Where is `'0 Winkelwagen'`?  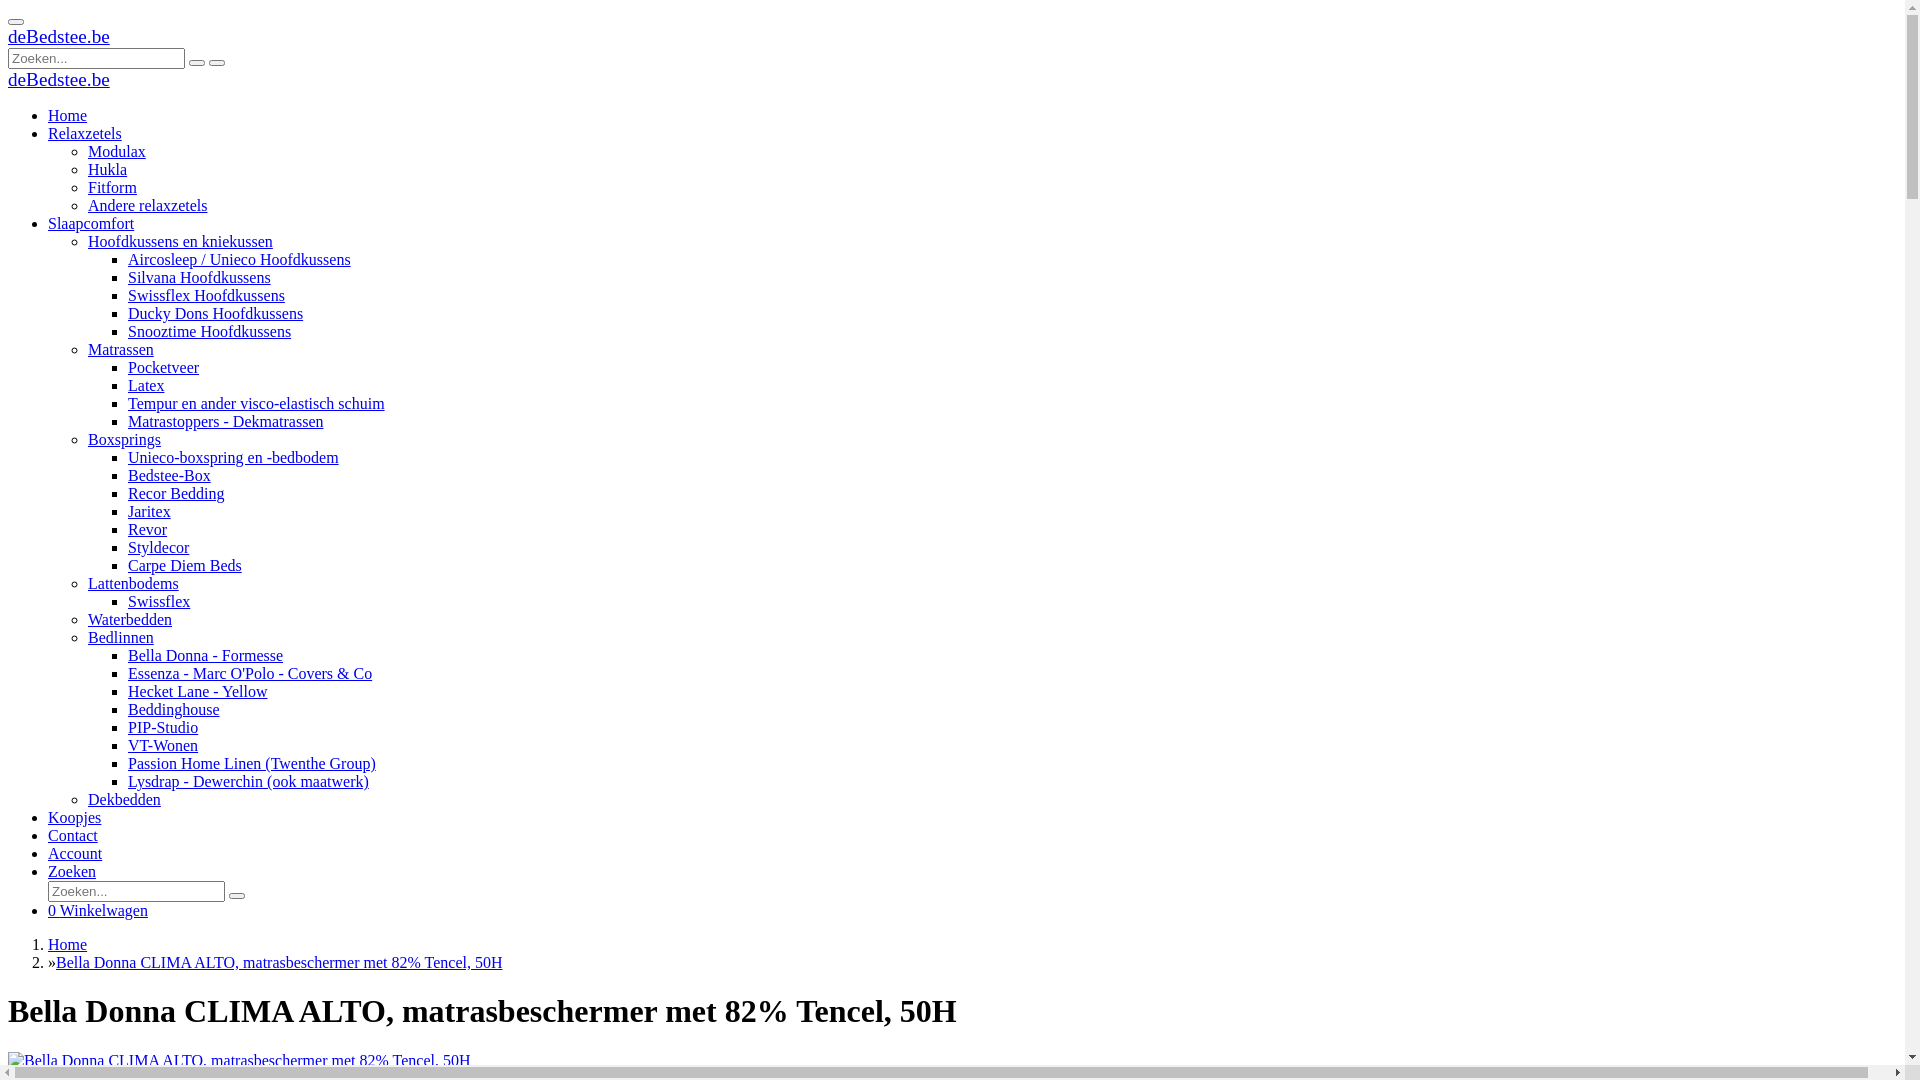 '0 Winkelwagen' is located at coordinates (96, 910).